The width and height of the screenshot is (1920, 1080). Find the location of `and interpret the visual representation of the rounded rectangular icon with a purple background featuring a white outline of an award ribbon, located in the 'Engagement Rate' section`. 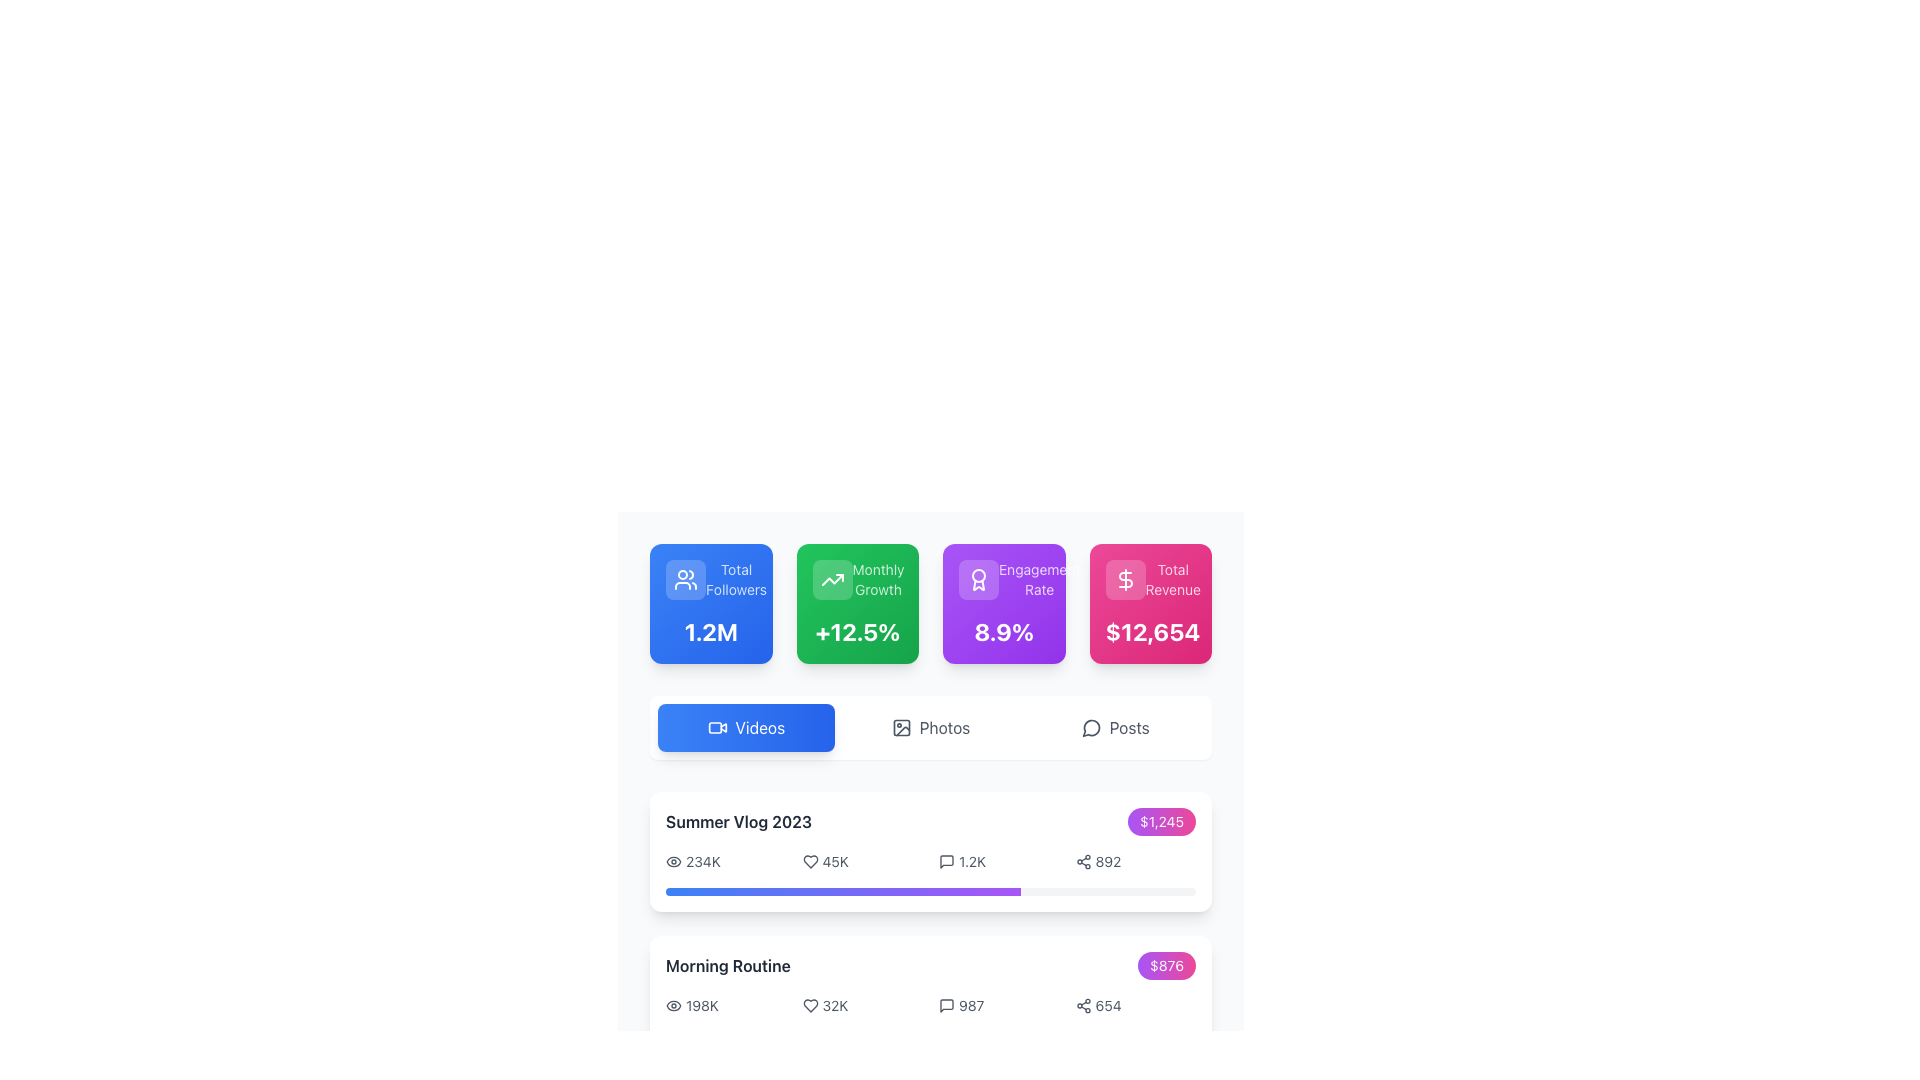

and interpret the visual representation of the rounded rectangular icon with a purple background featuring a white outline of an award ribbon, located in the 'Engagement Rate' section is located at coordinates (979, 579).